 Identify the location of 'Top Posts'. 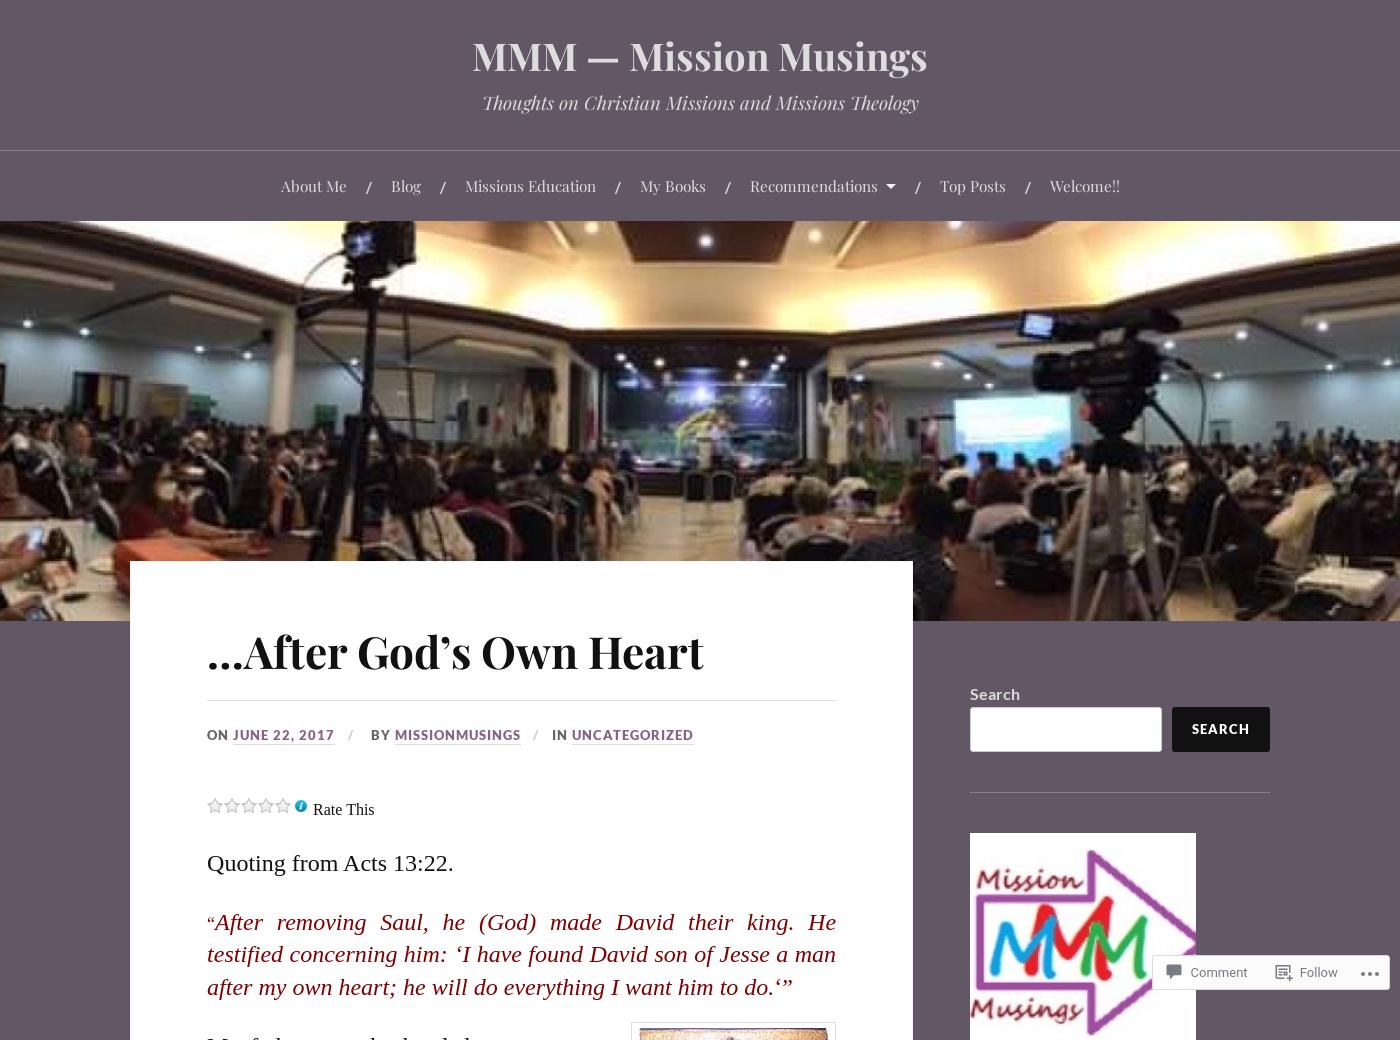
(938, 184).